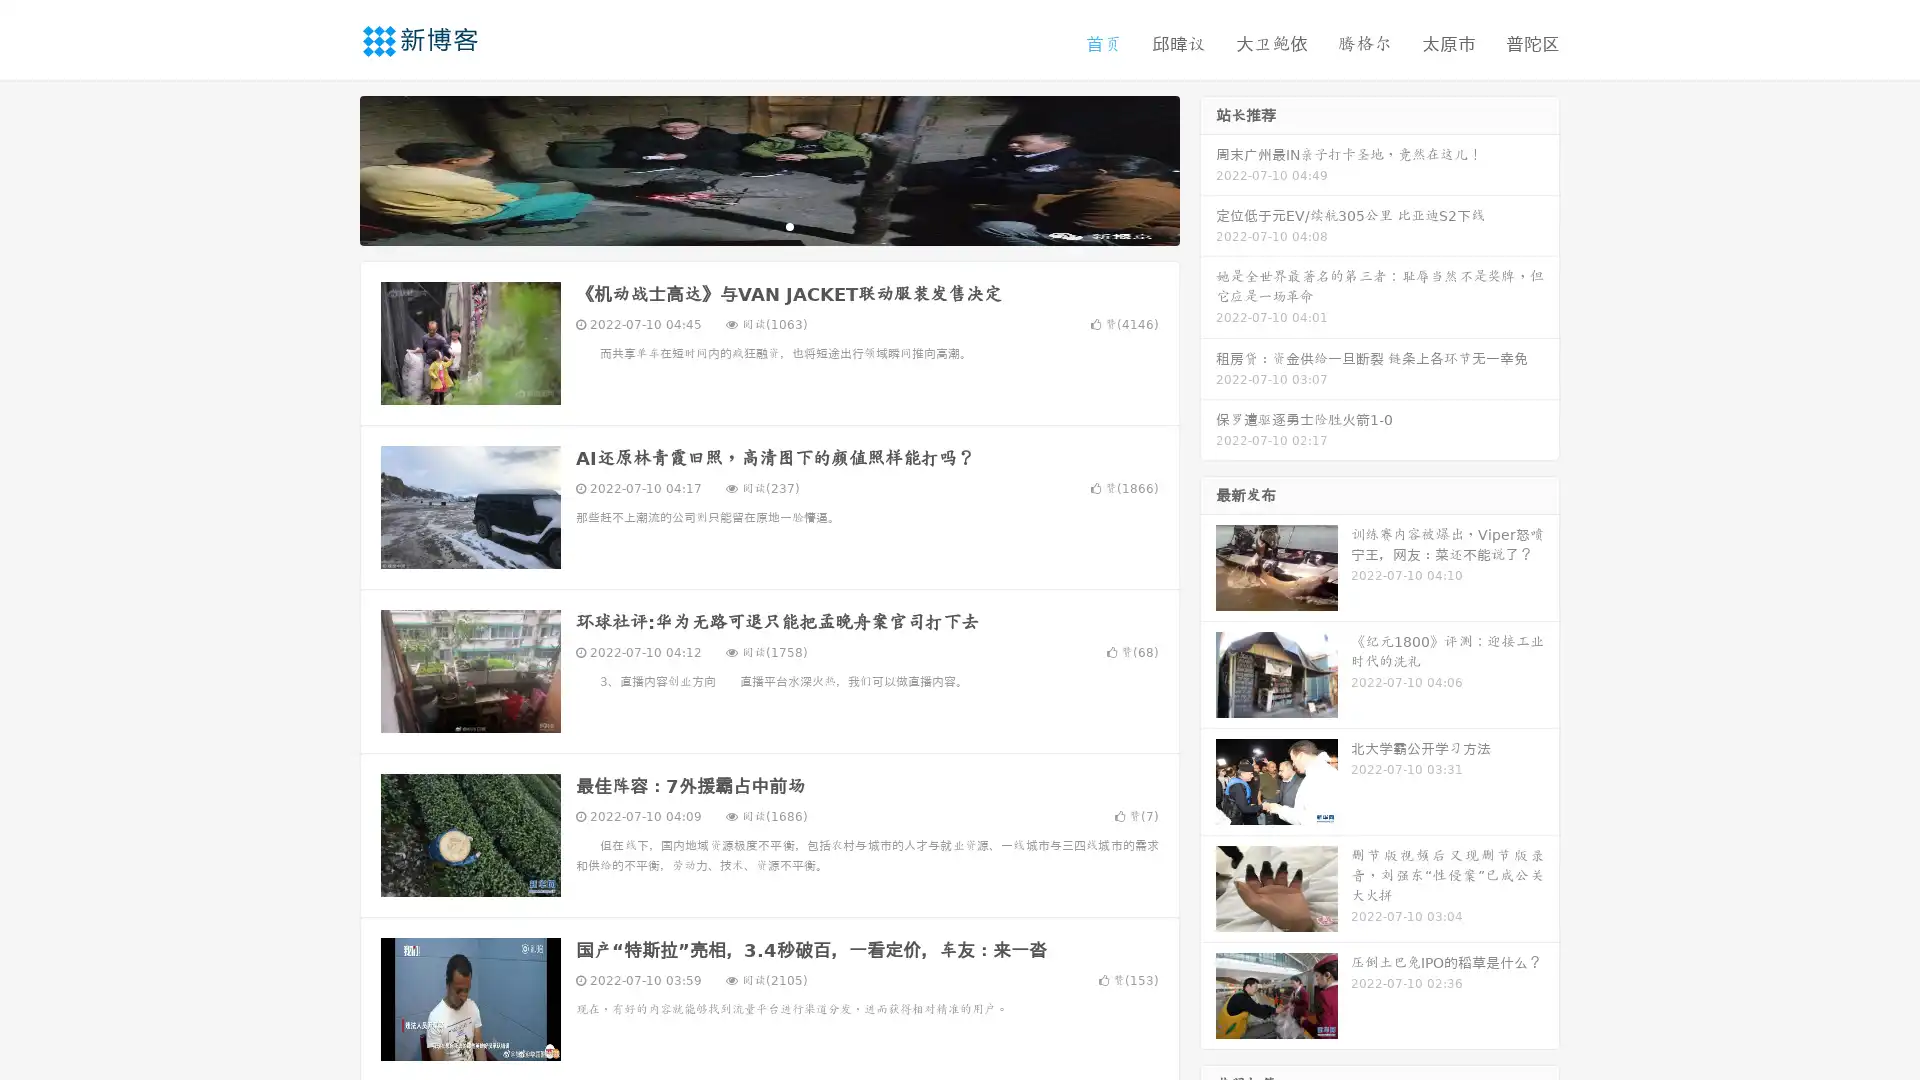 This screenshot has width=1920, height=1080. What do you see at coordinates (789, 225) in the screenshot?
I see `Go to slide 3` at bounding box center [789, 225].